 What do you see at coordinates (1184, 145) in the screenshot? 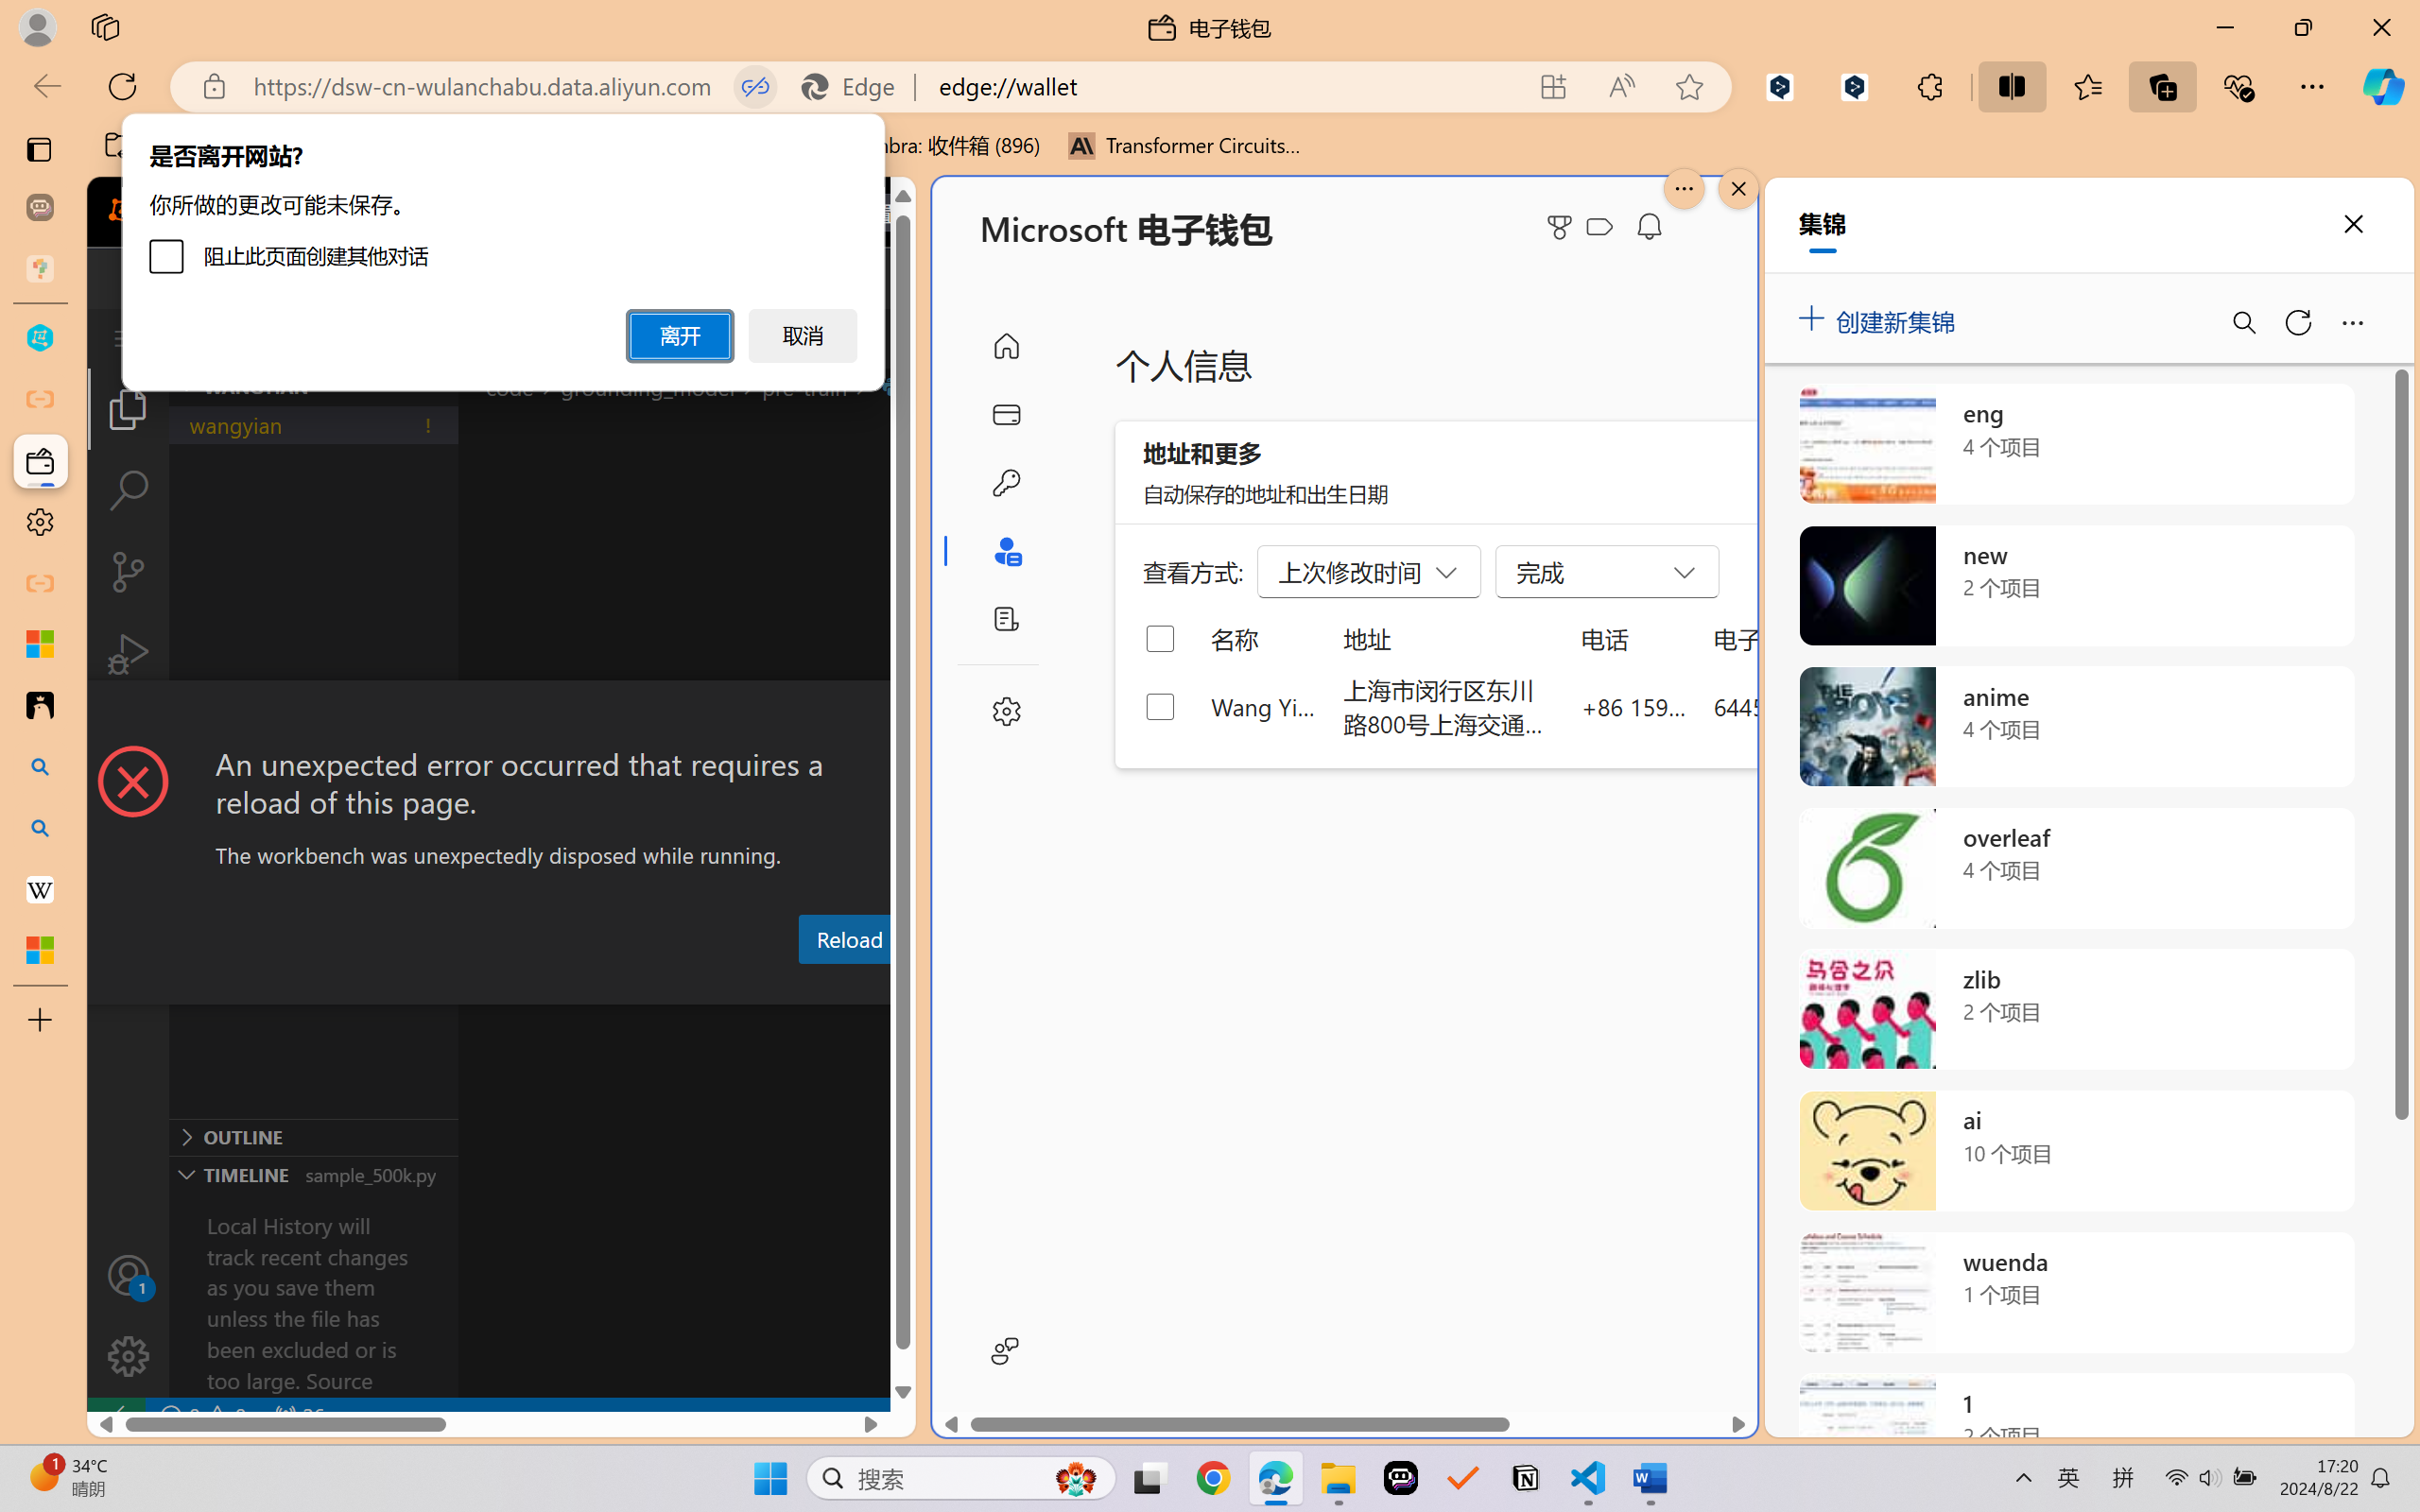
I see `'Transformer Circuits Thread'` at bounding box center [1184, 145].